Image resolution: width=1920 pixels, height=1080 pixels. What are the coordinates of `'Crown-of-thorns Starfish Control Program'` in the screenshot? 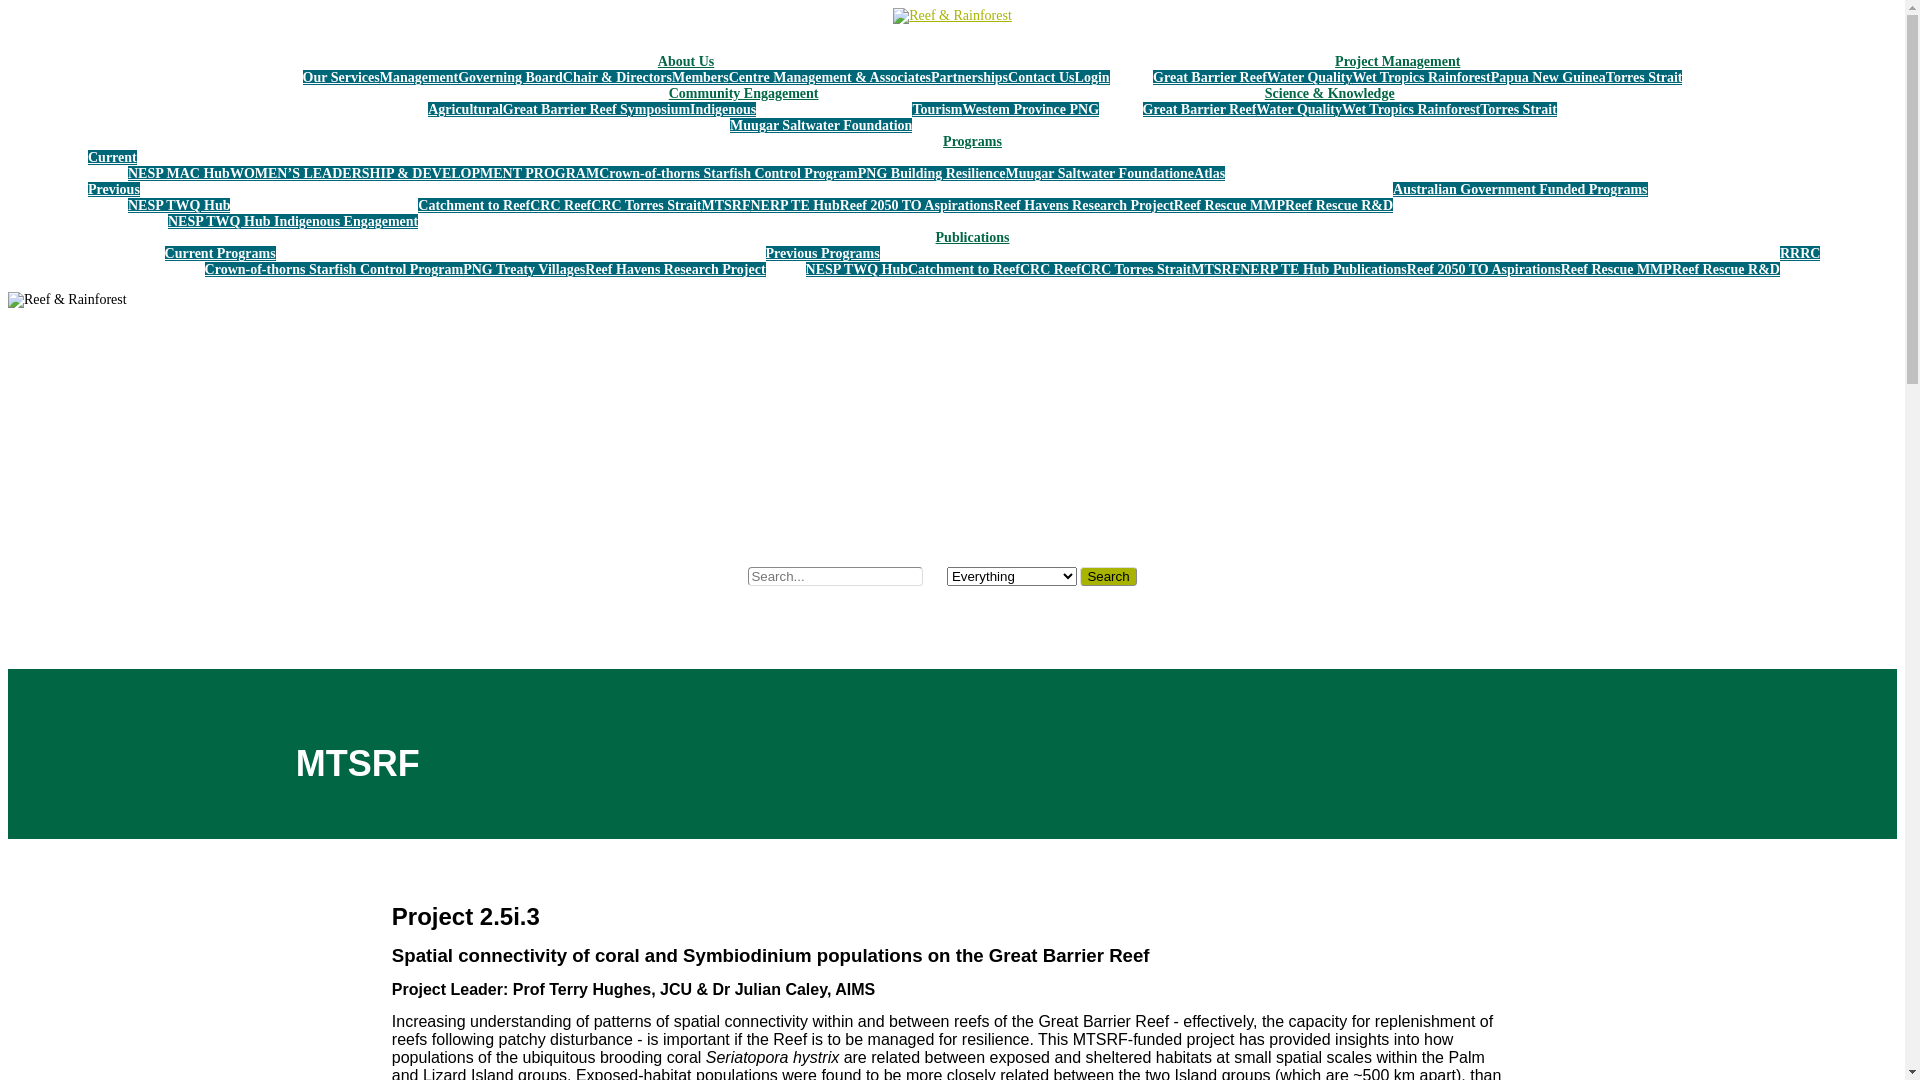 It's located at (727, 172).